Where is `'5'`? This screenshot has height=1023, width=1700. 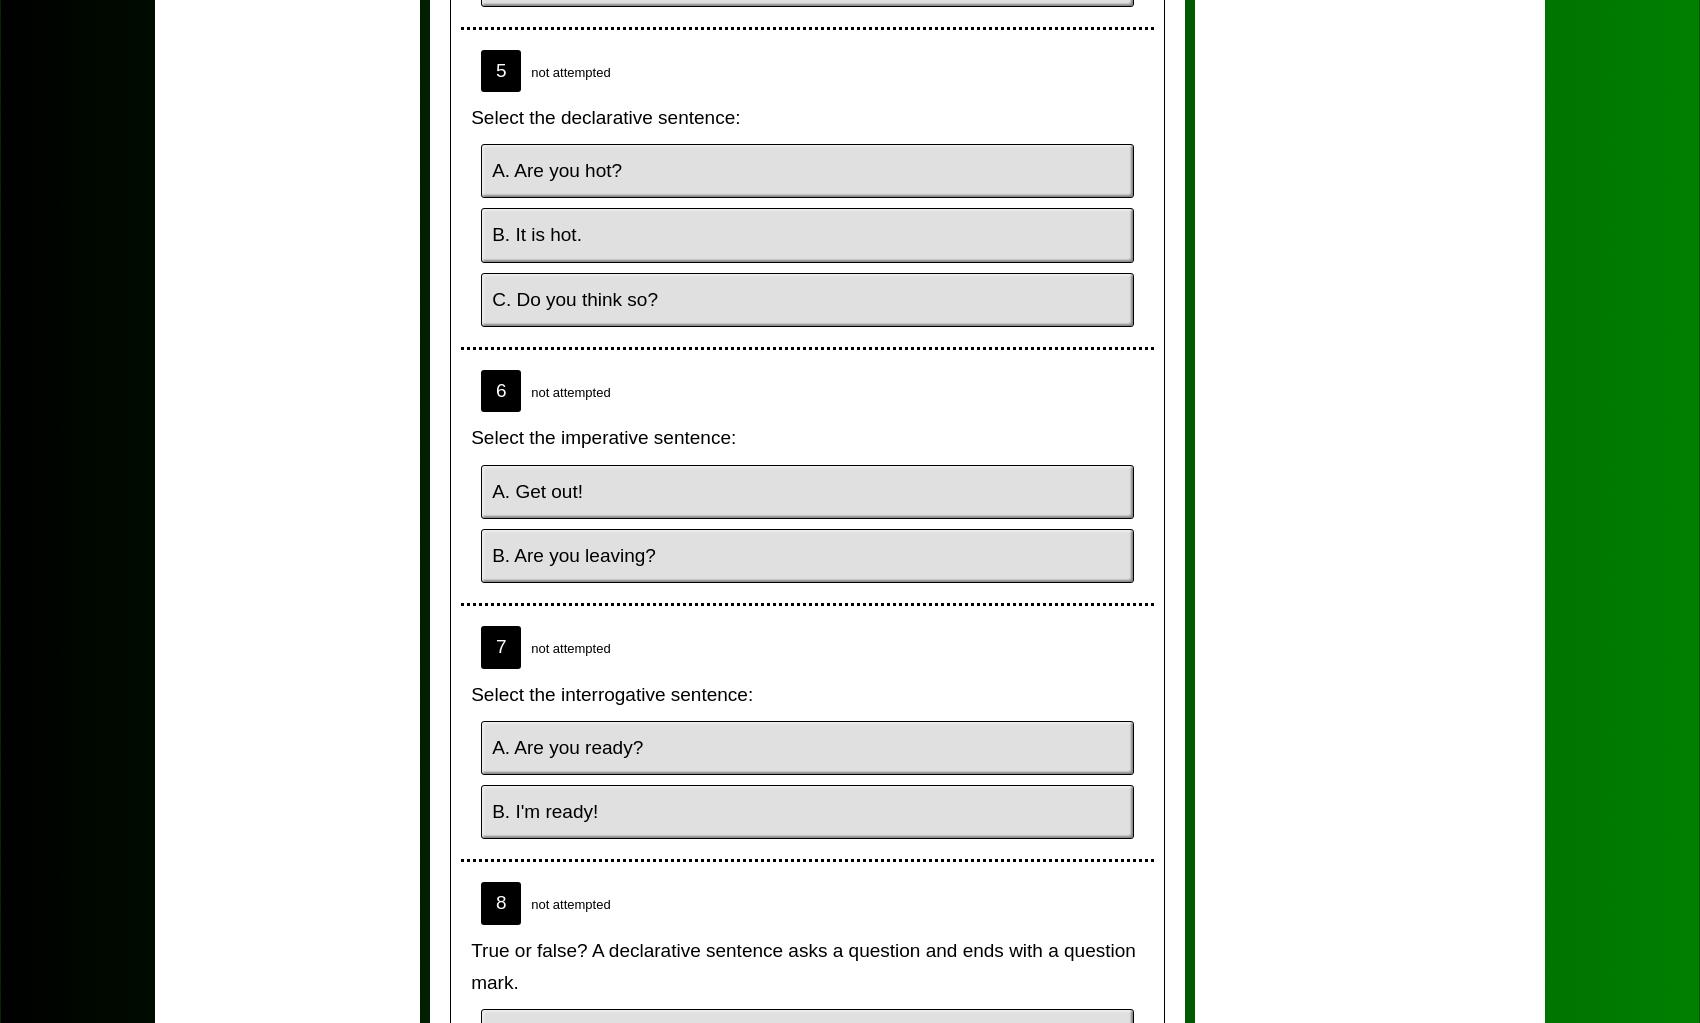
'5' is located at coordinates (500, 68).